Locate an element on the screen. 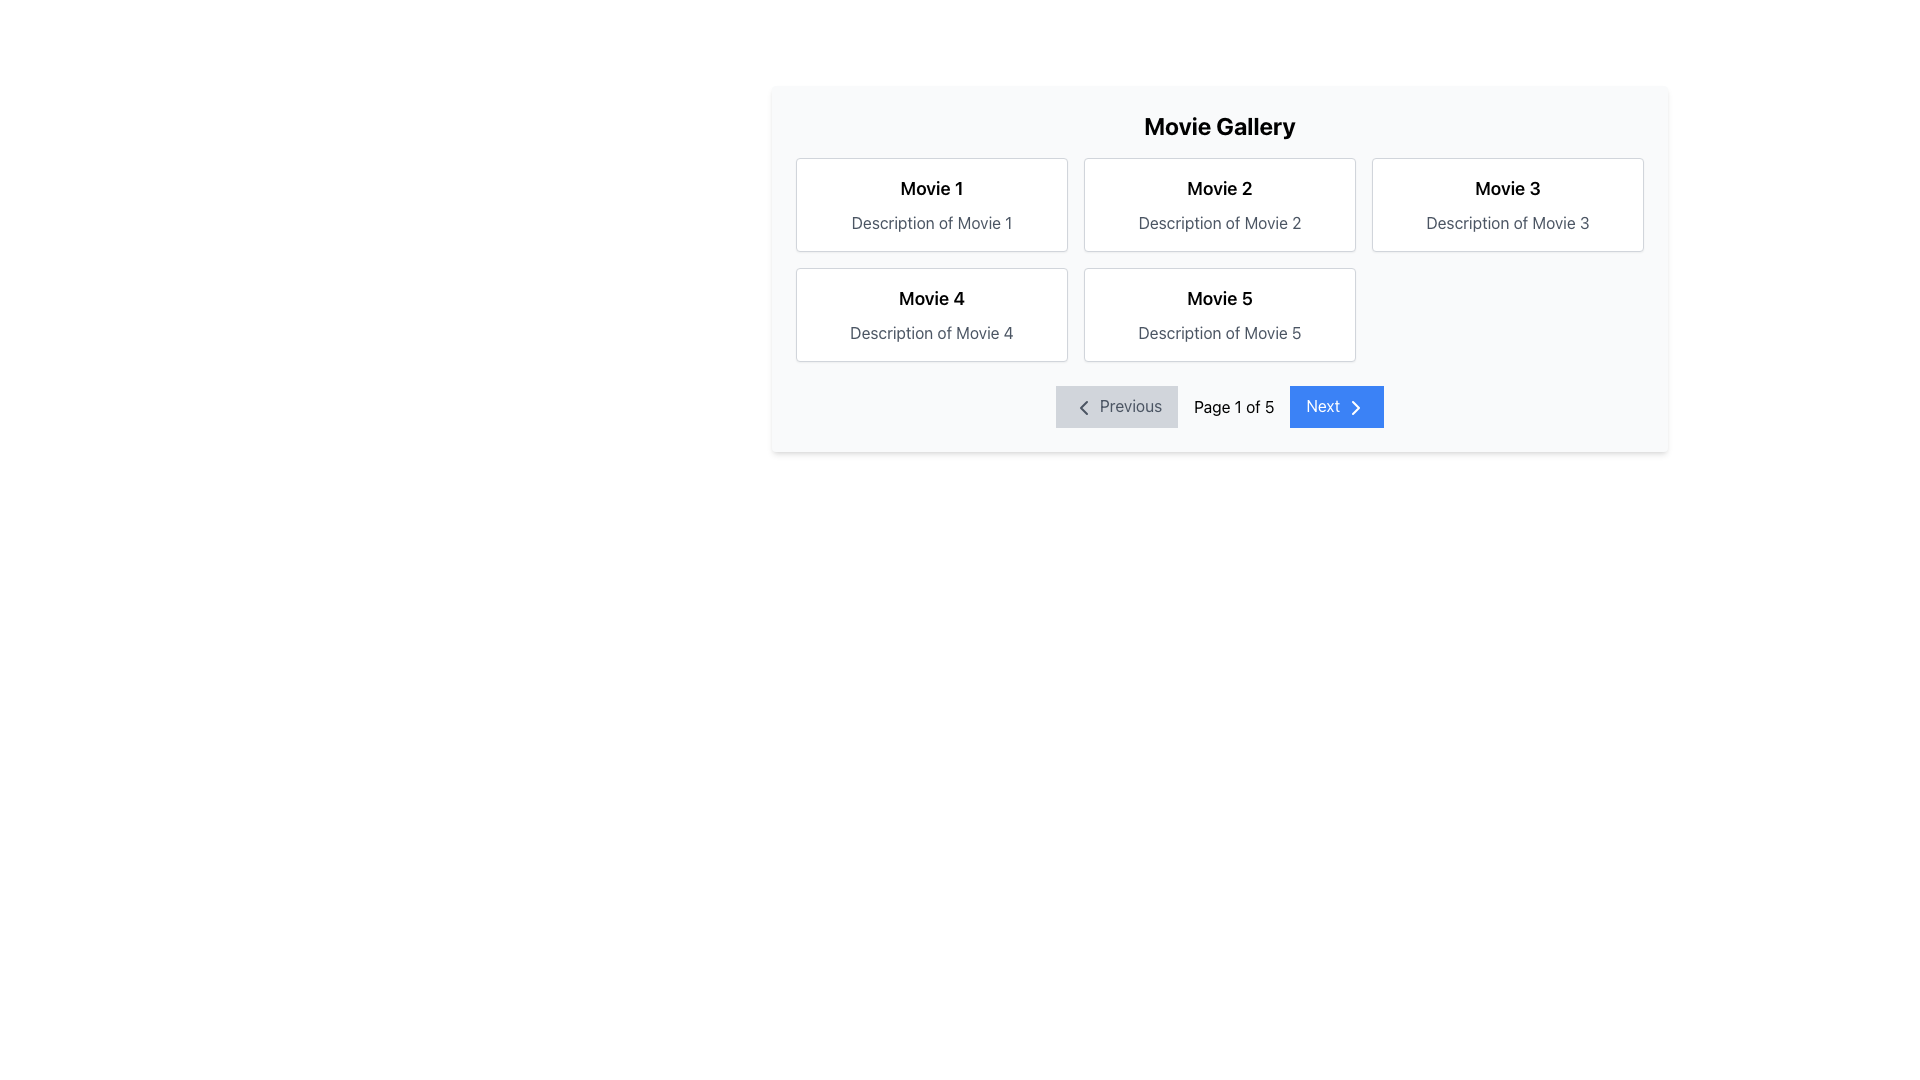 This screenshot has width=1920, height=1080. the 'Movie 3' title label, which is the upper text component in the card located in the top-right of the grid layout within the 'Movie Gallery' section is located at coordinates (1507, 189).